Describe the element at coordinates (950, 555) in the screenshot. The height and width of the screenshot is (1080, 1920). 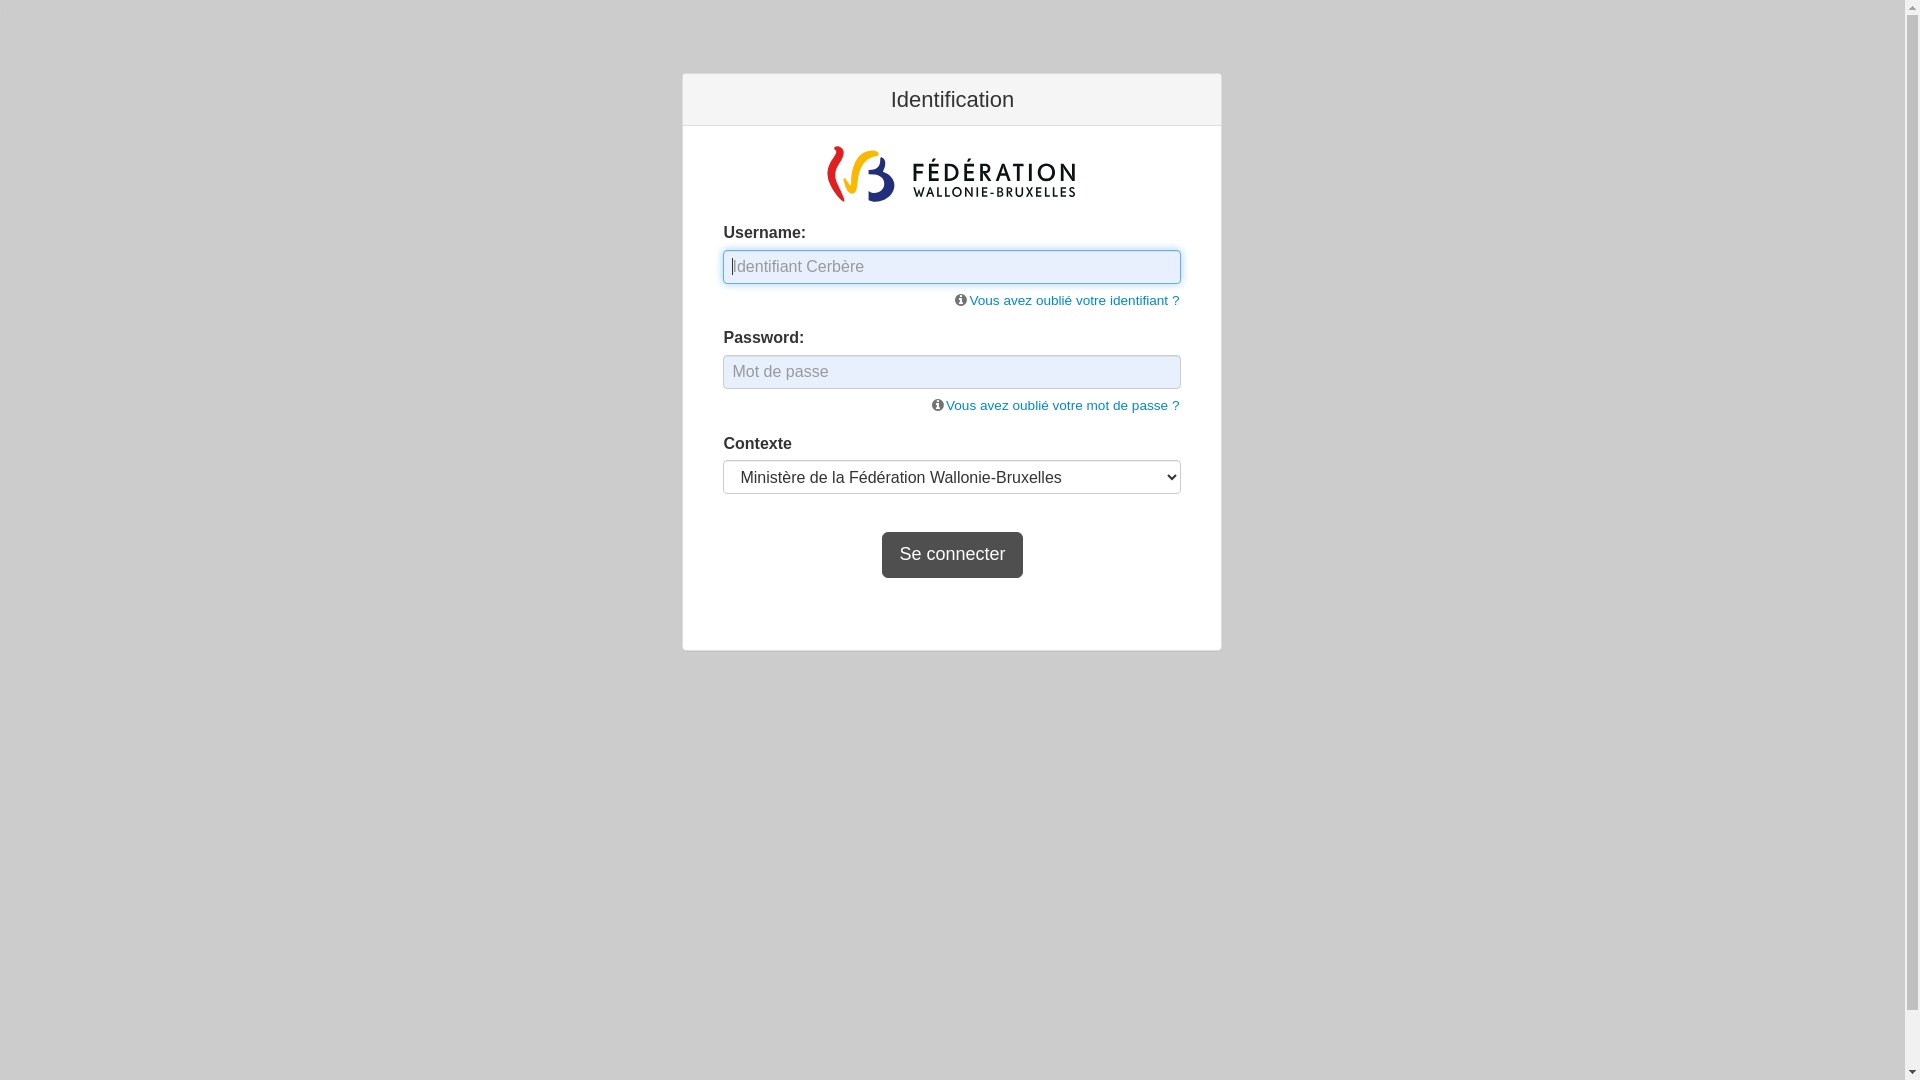
I see `'Se connecter'` at that location.